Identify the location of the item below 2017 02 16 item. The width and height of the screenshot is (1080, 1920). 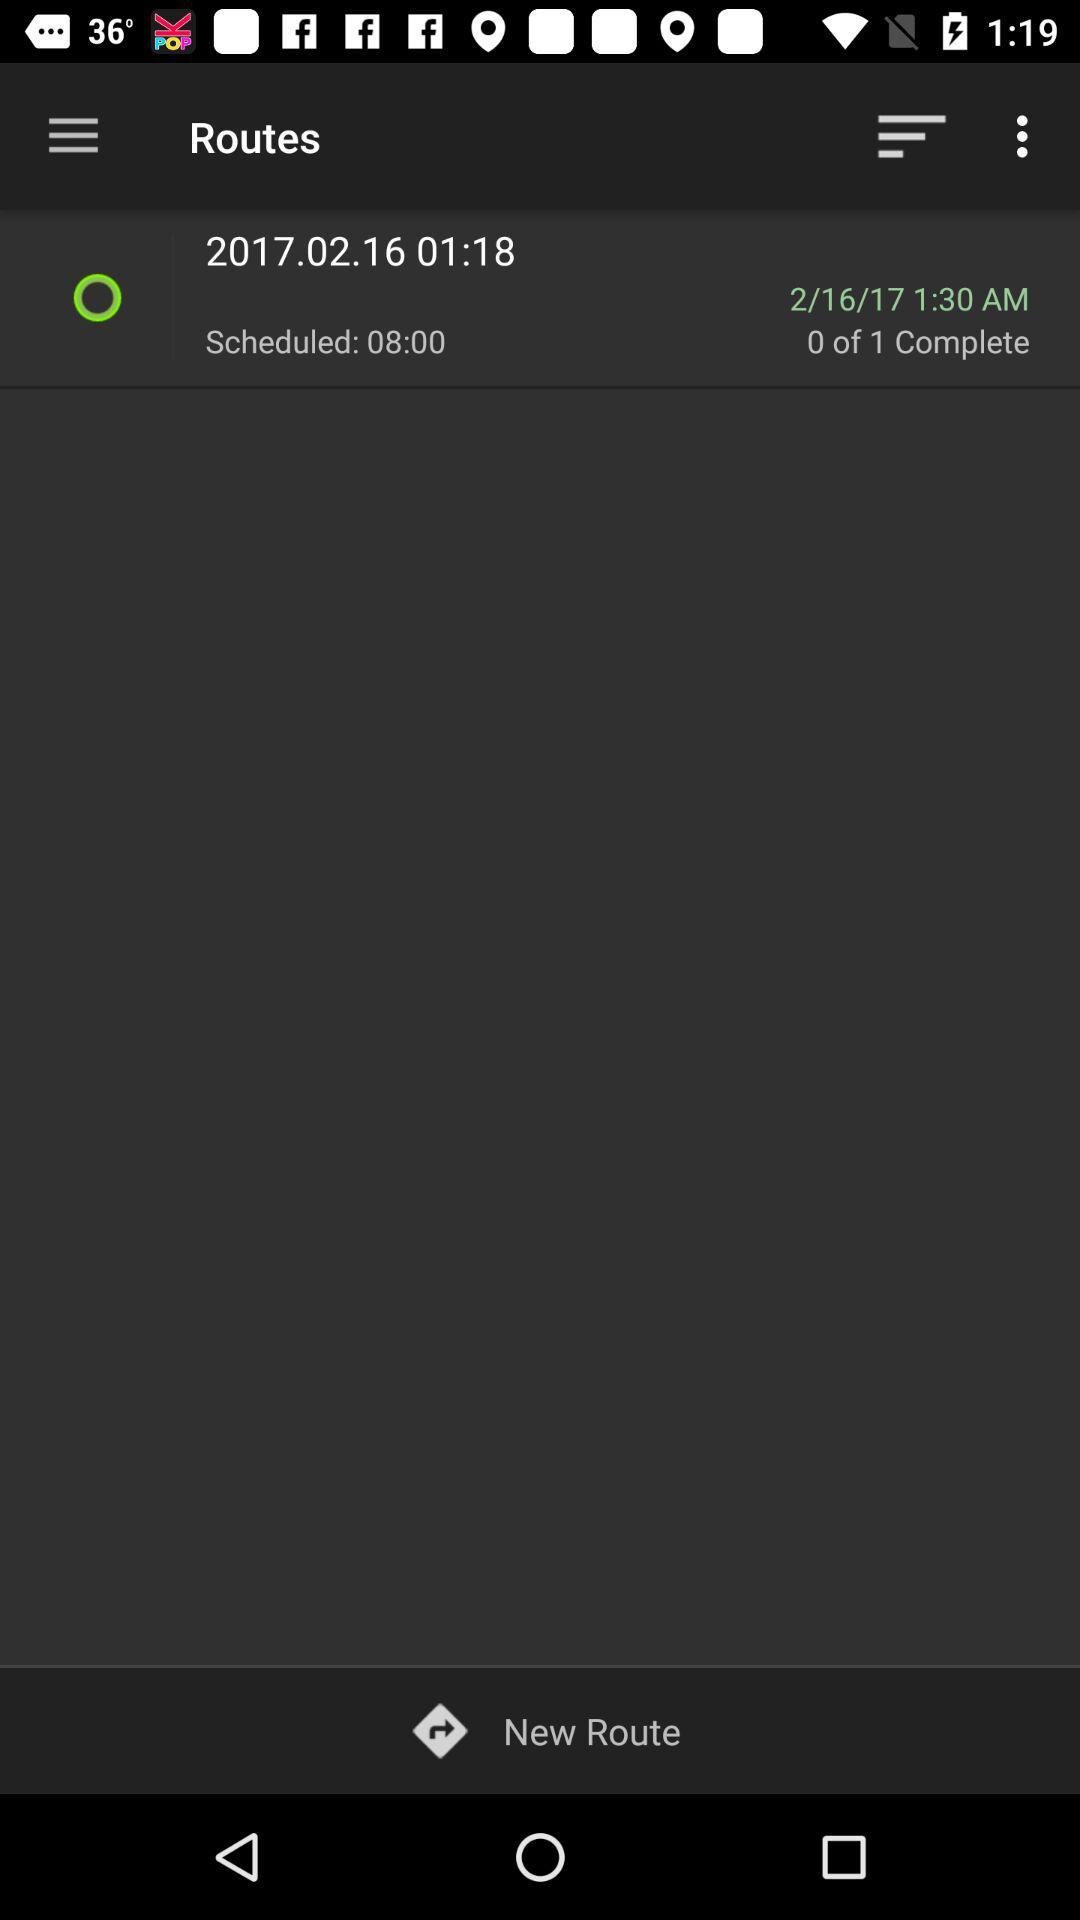
(496, 297).